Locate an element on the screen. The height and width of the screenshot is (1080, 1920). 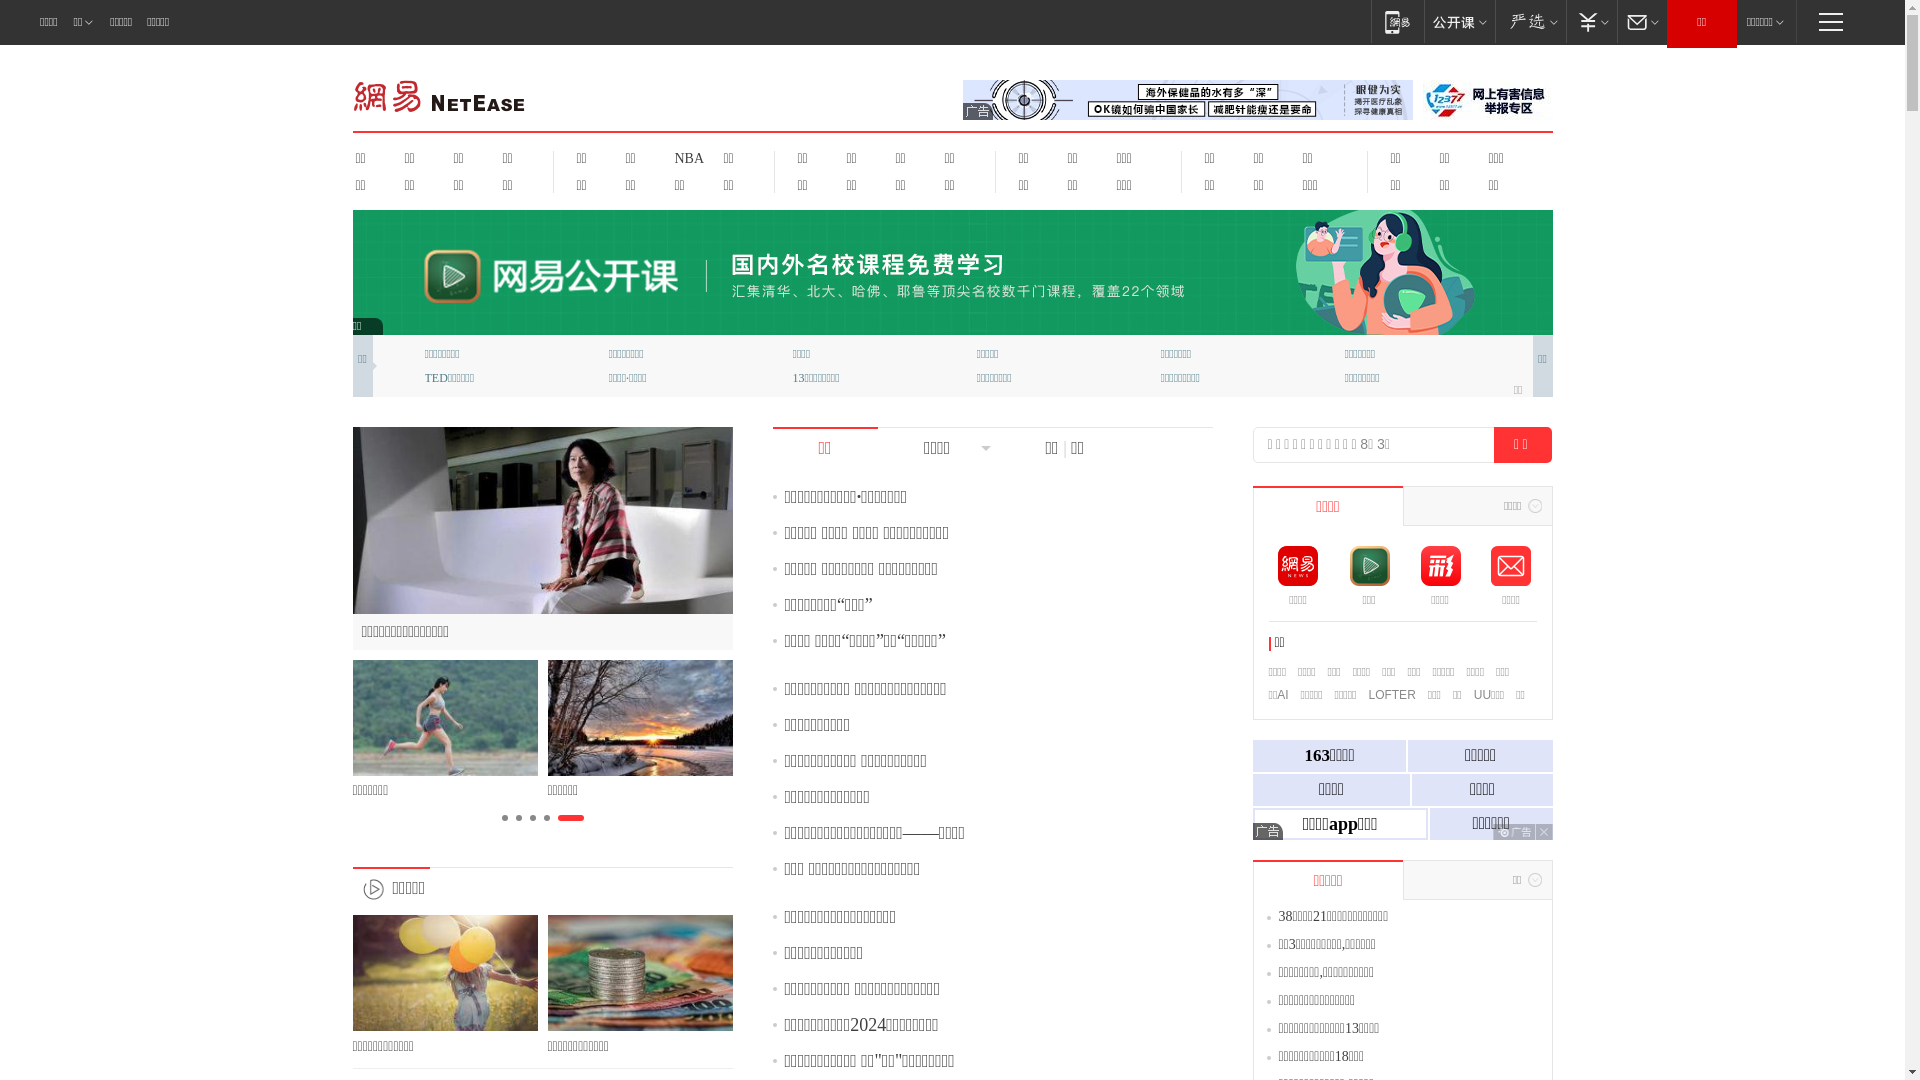
'LOFTER' is located at coordinates (1390, 693).